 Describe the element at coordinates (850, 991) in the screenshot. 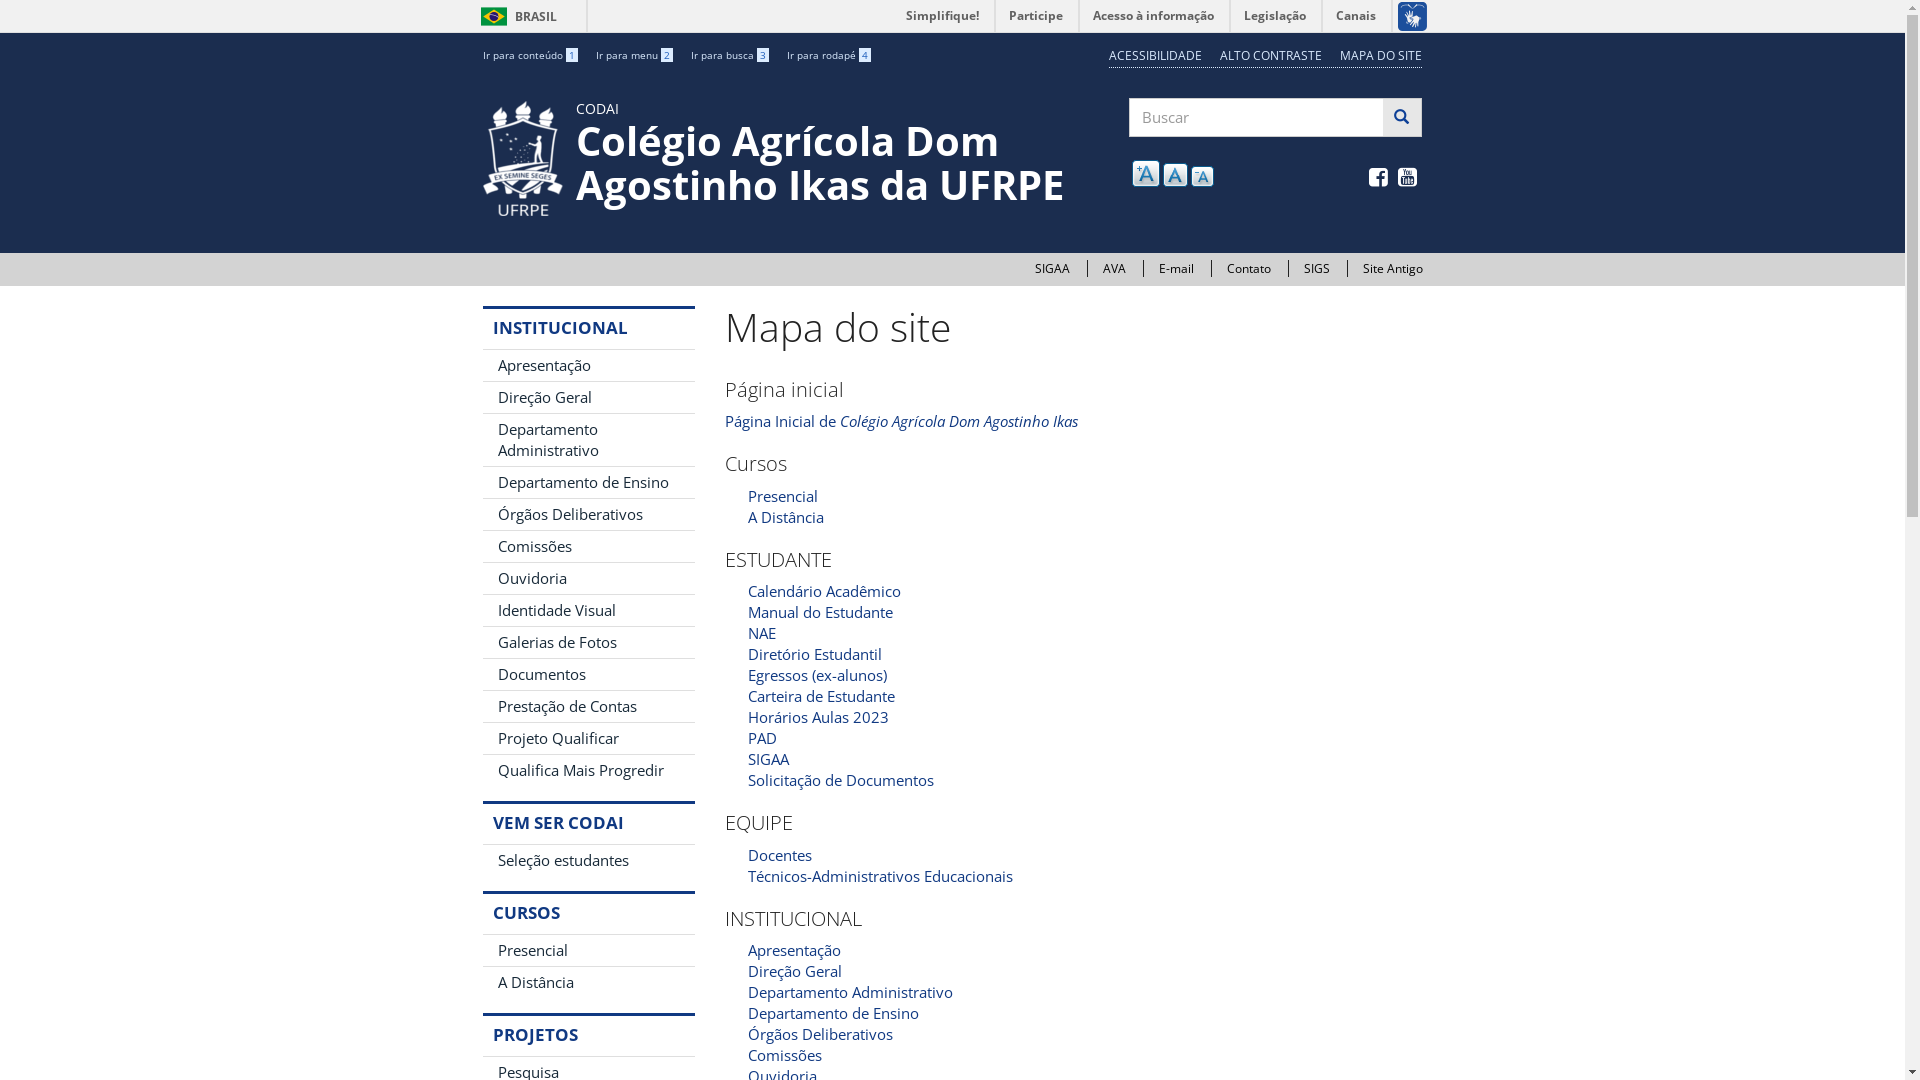

I see `'Departamento Administrativo'` at that location.